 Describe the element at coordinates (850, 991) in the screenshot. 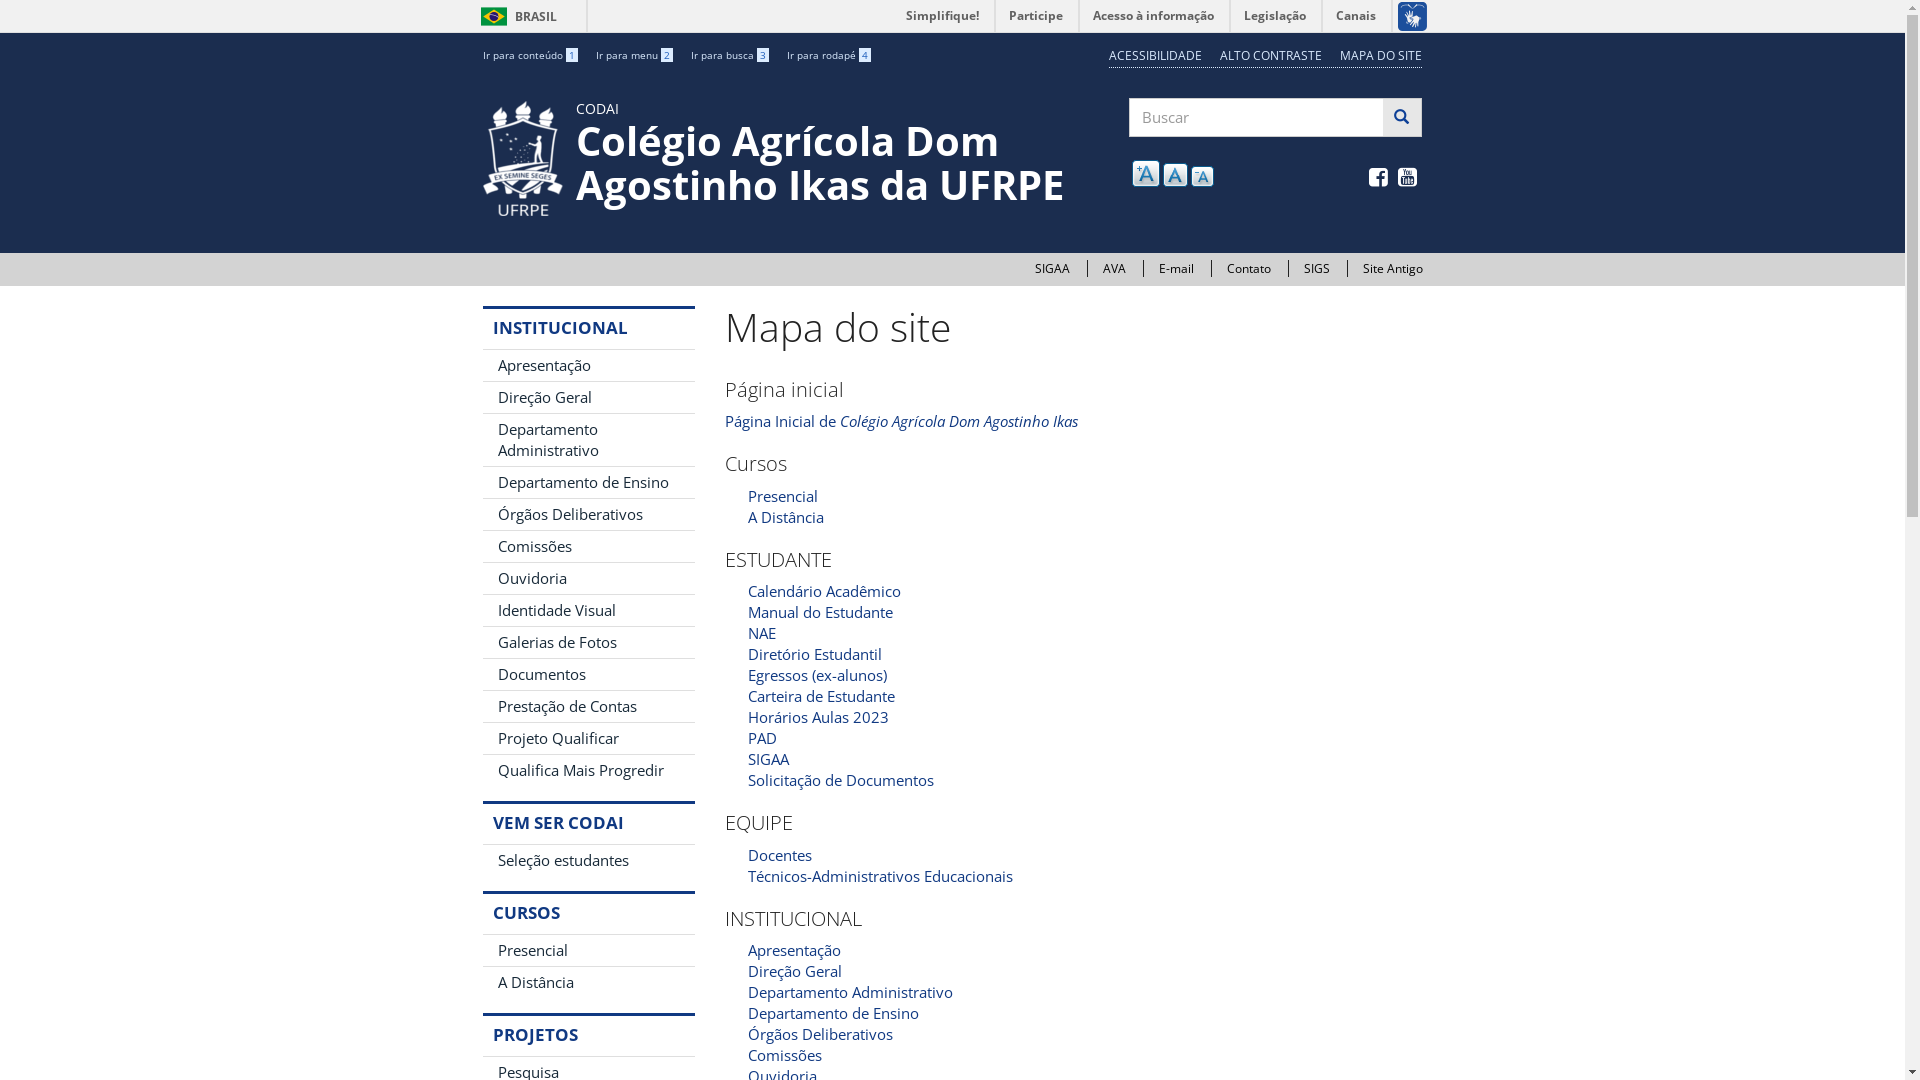

I see `'Departamento Administrativo'` at that location.